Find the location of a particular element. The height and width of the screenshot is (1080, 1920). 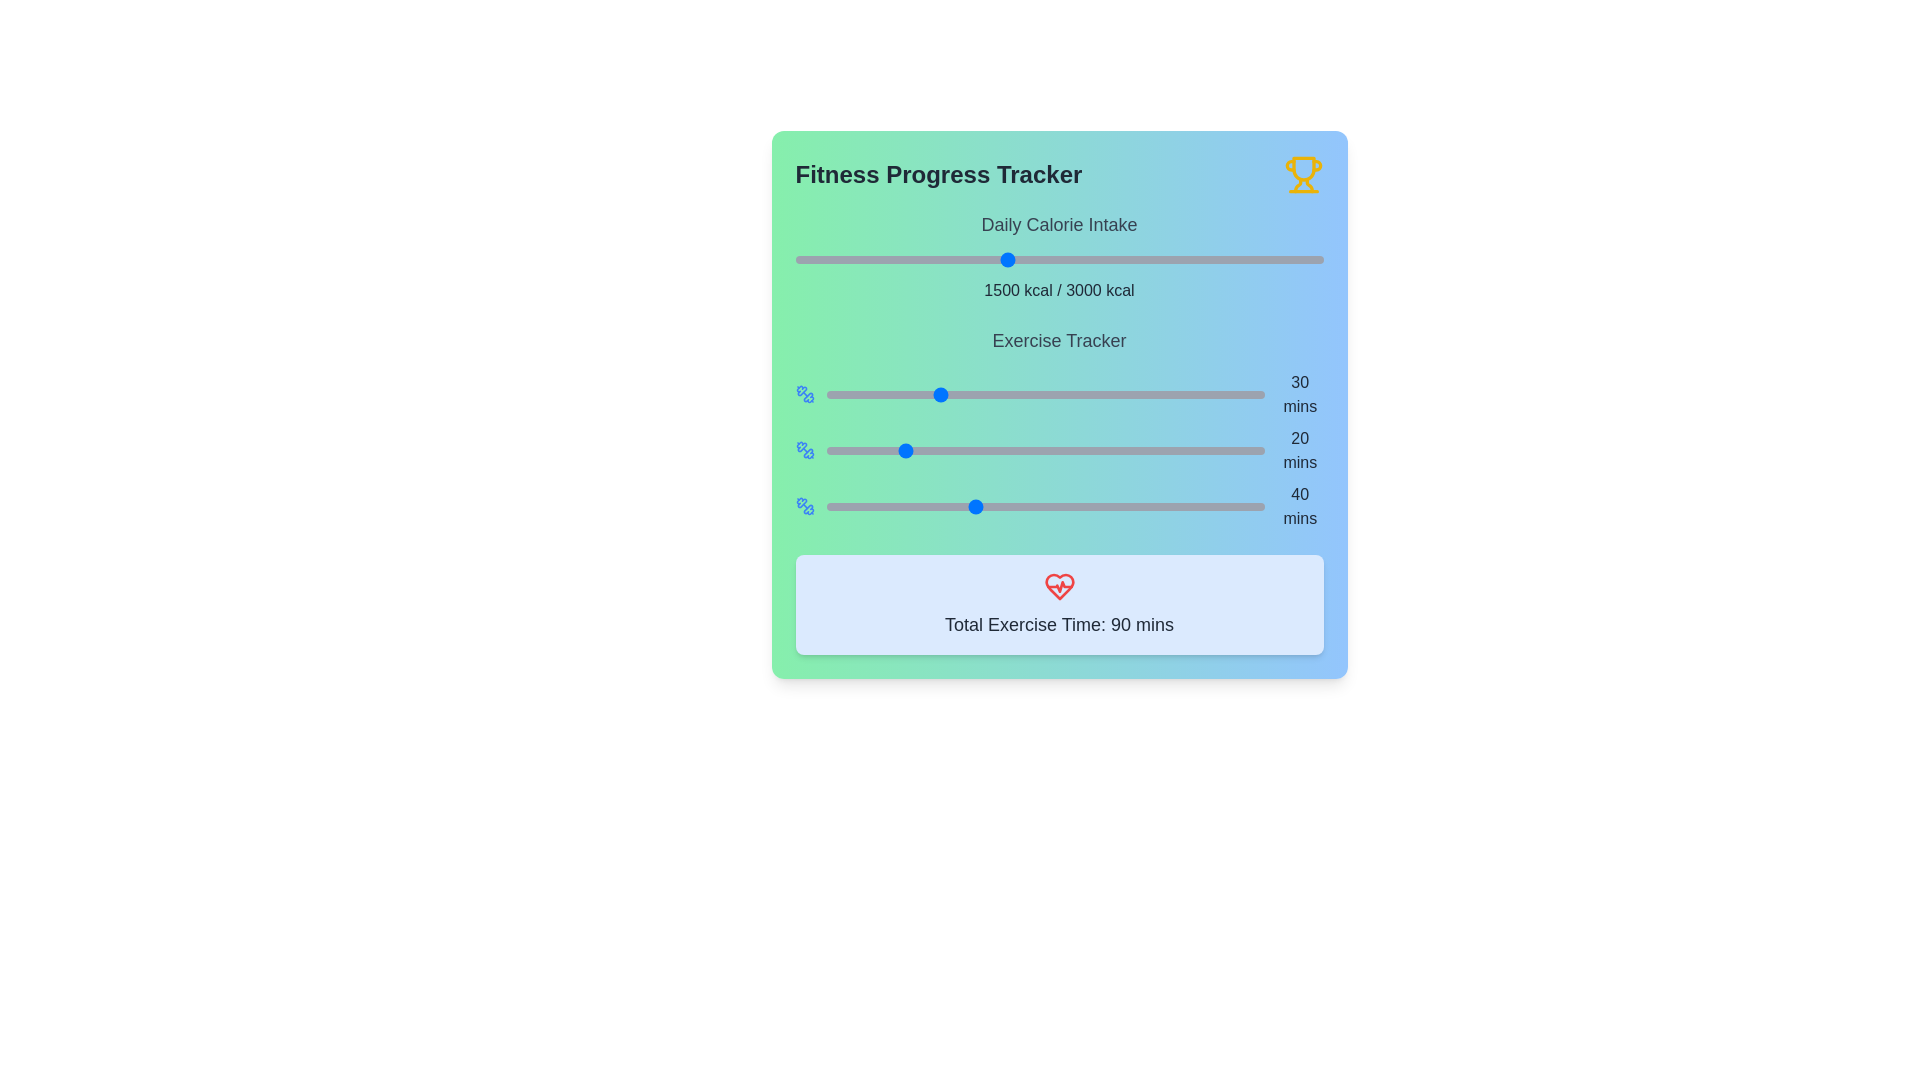

the slider value is located at coordinates (1114, 394).